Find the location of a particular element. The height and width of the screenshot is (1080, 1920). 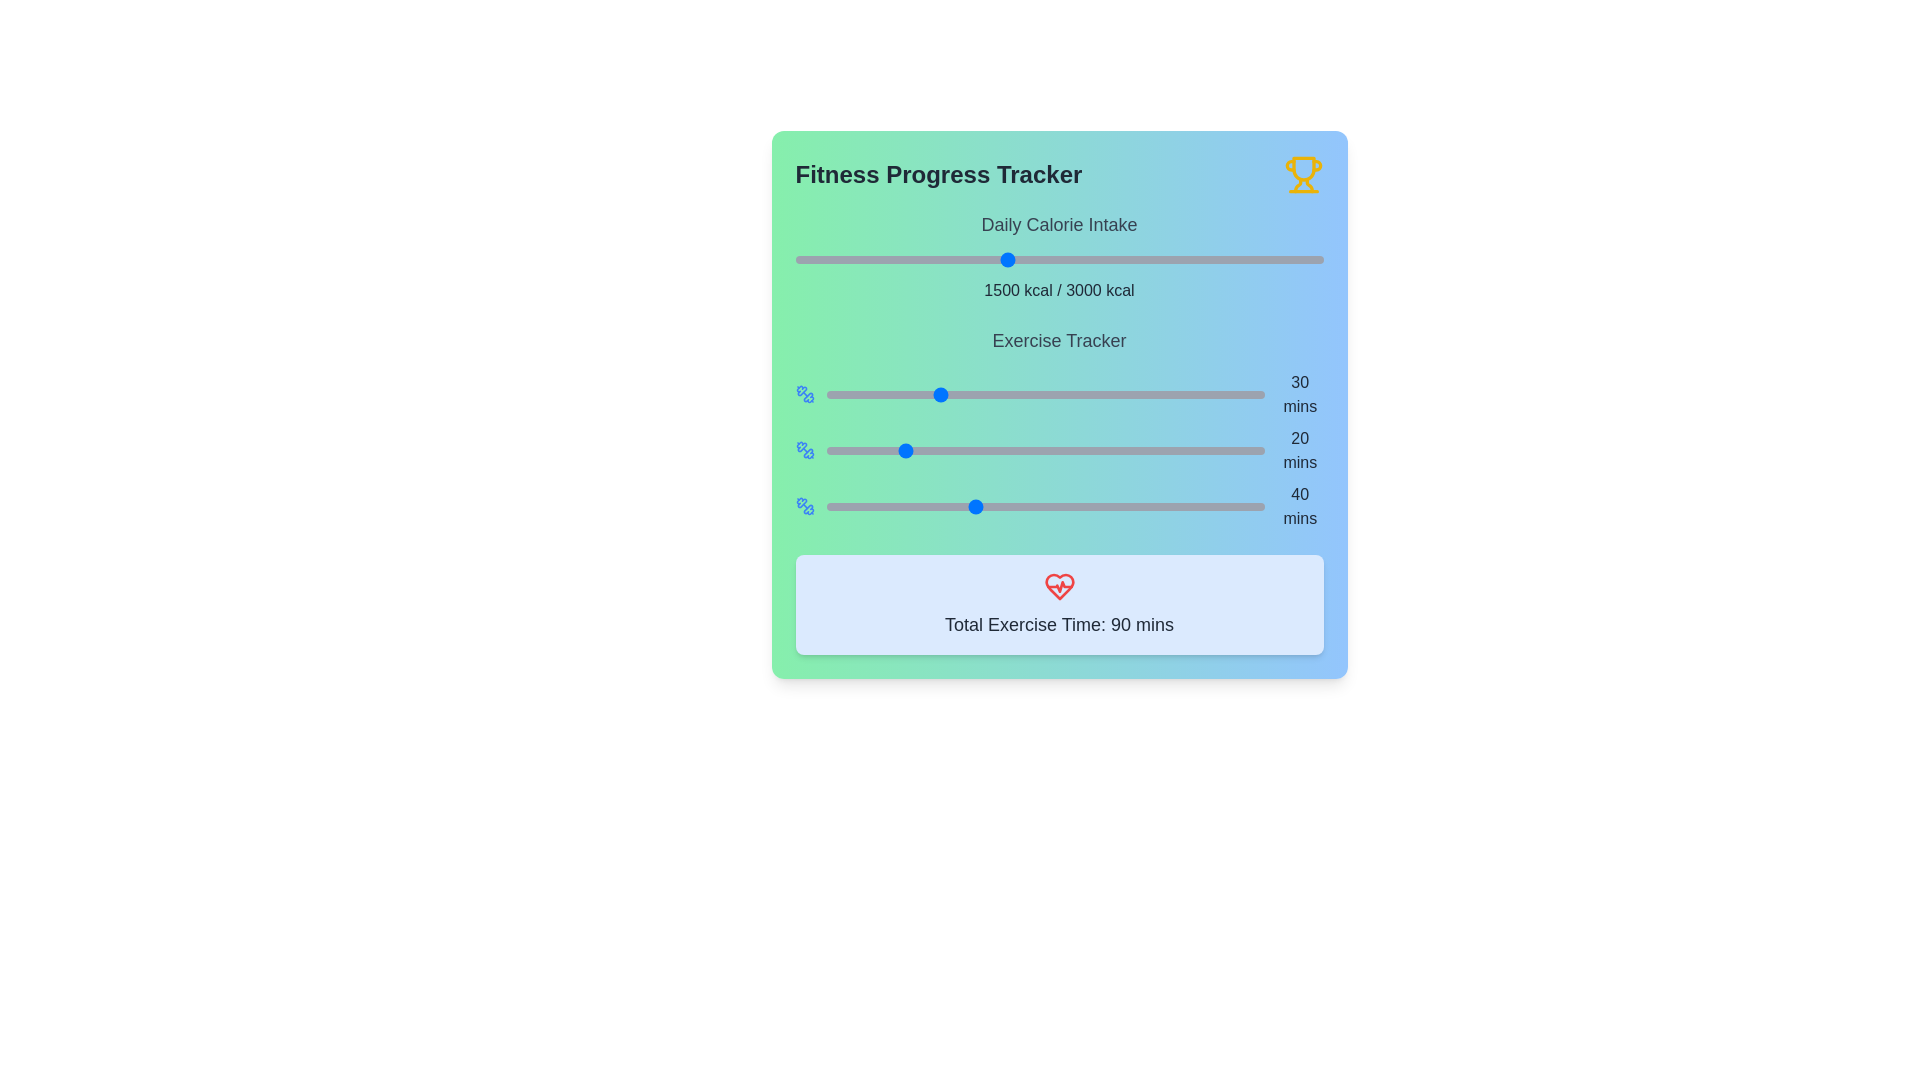

the slider value is located at coordinates (1114, 394).